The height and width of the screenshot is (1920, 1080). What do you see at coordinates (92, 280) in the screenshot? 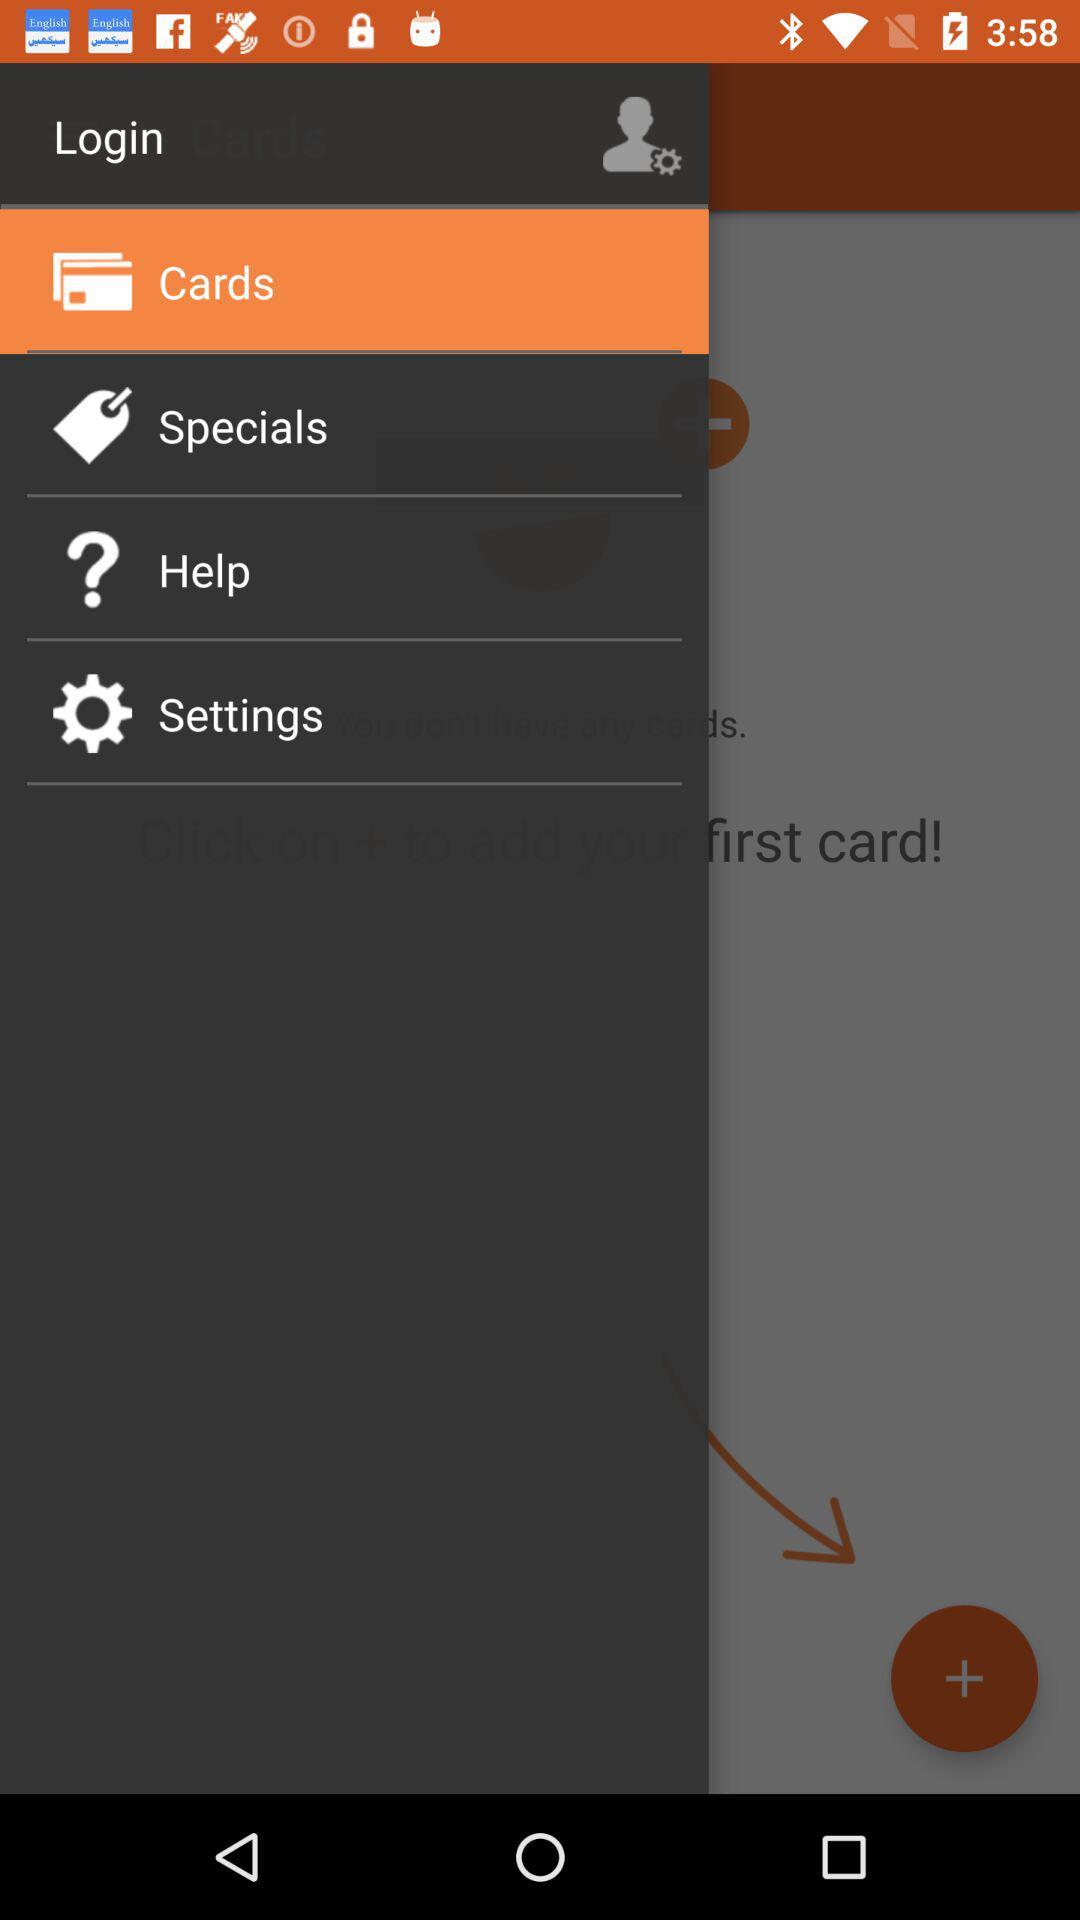
I see `the icon beside cards` at bounding box center [92, 280].